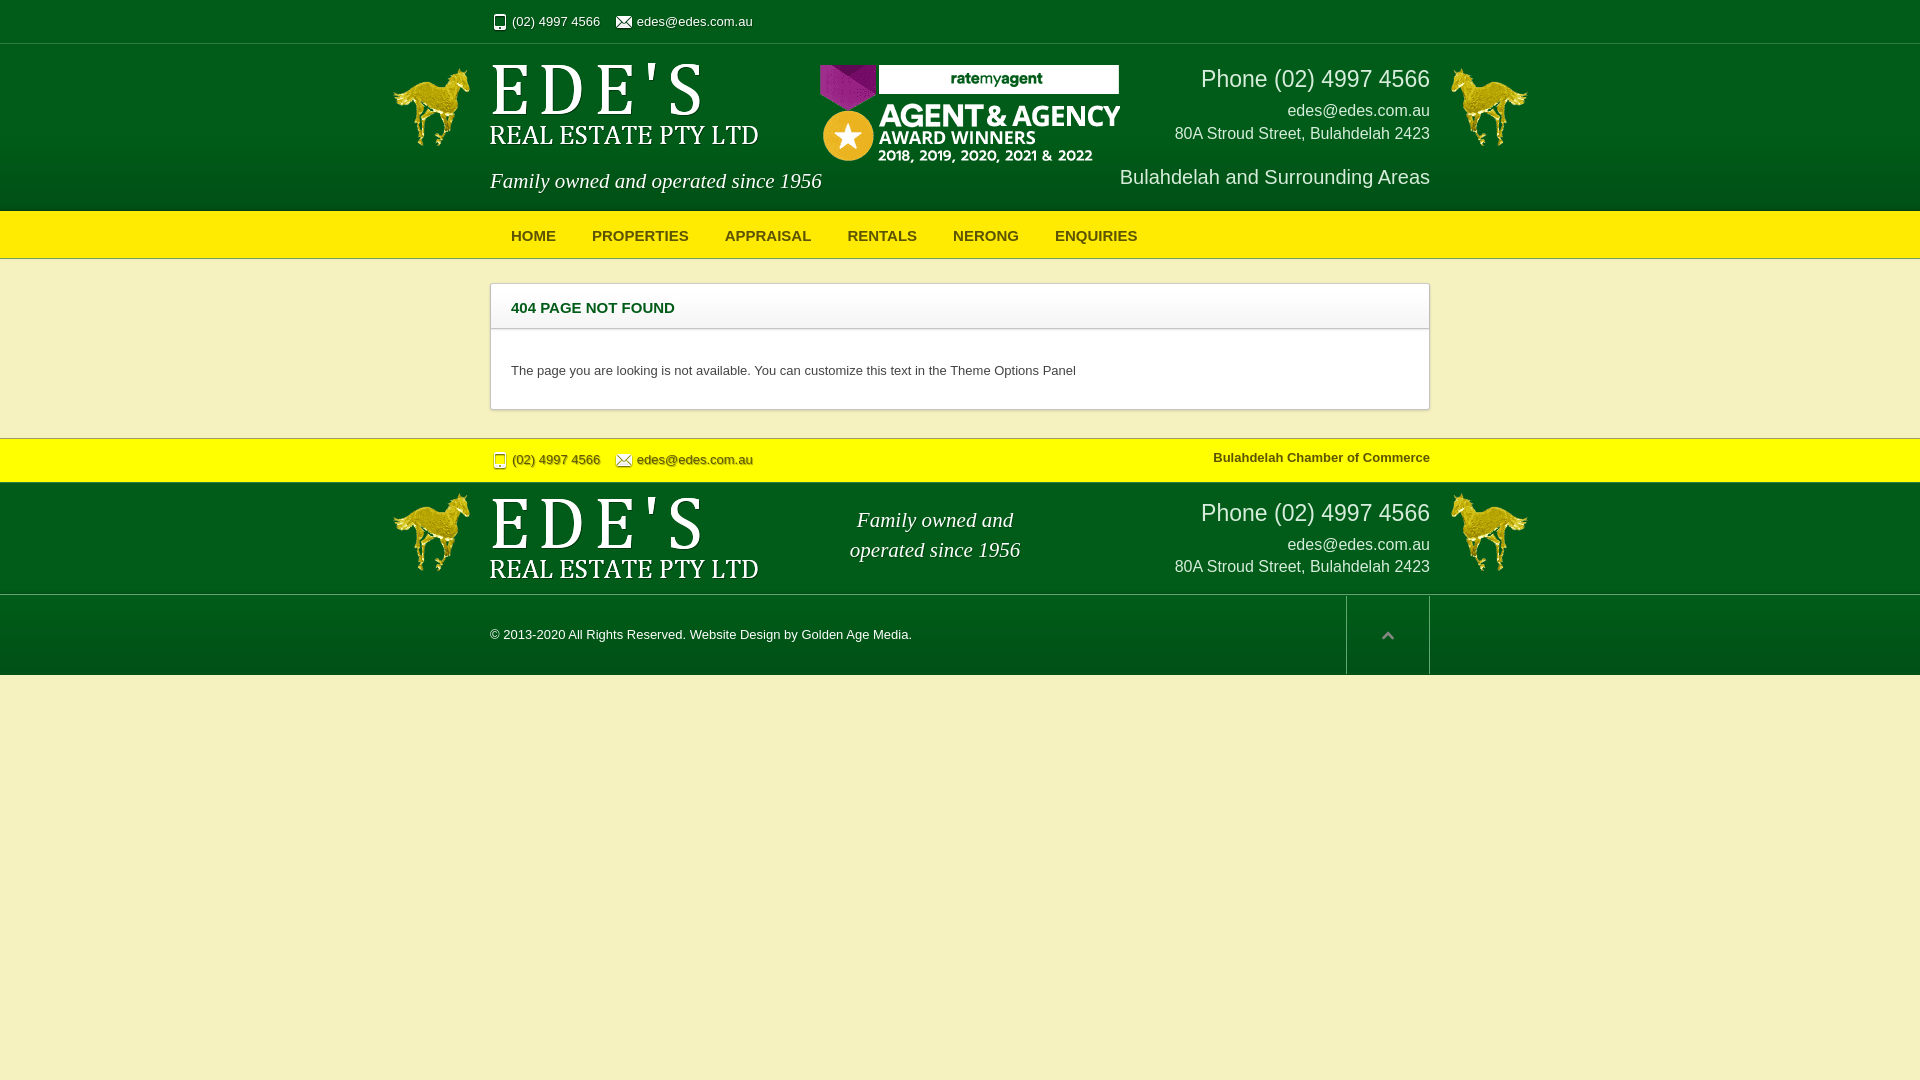 Image resolution: width=1920 pixels, height=1080 pixels. Describe the element at coordinates (683, 459) in the screenshot. I see `'edes@edes.com.au'` at that location.